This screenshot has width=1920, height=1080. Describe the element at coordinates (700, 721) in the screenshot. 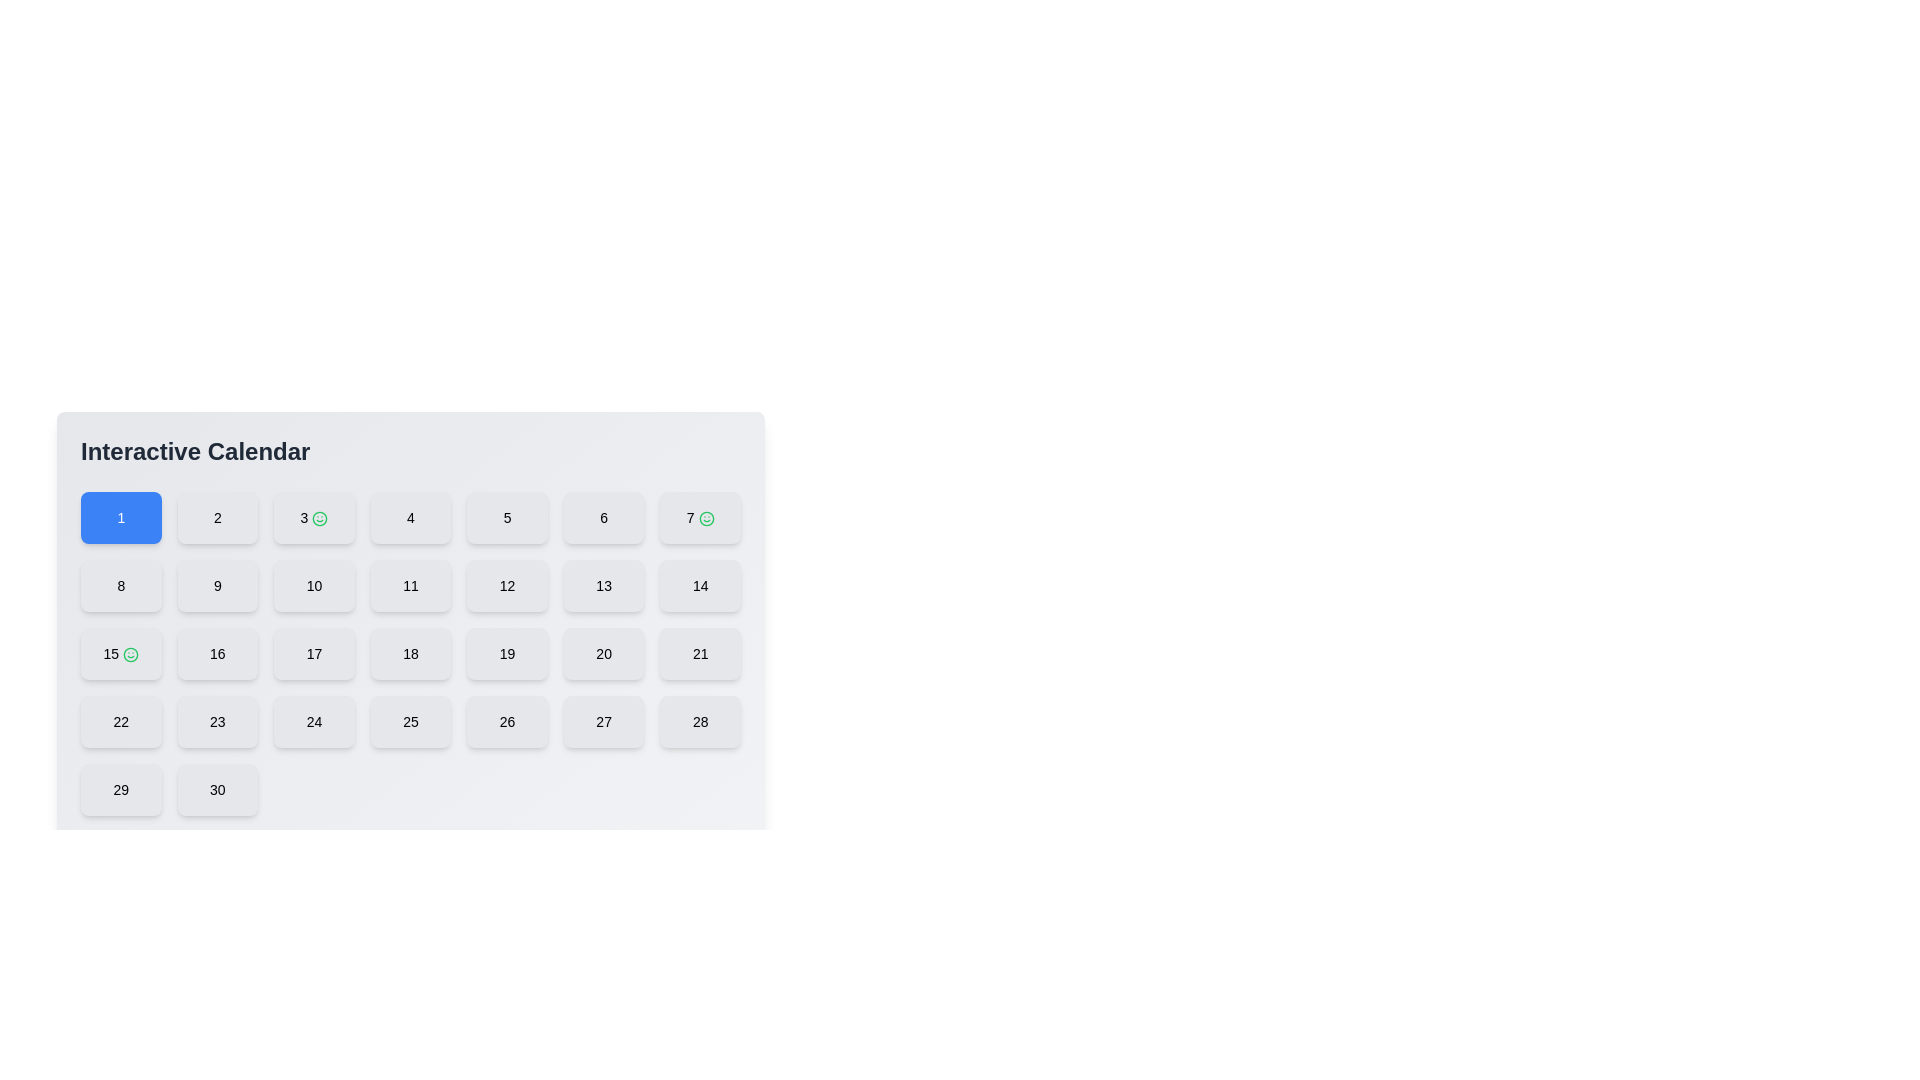

I see `the clickable calendar date button displaying '28' to change its appearance` at that location.